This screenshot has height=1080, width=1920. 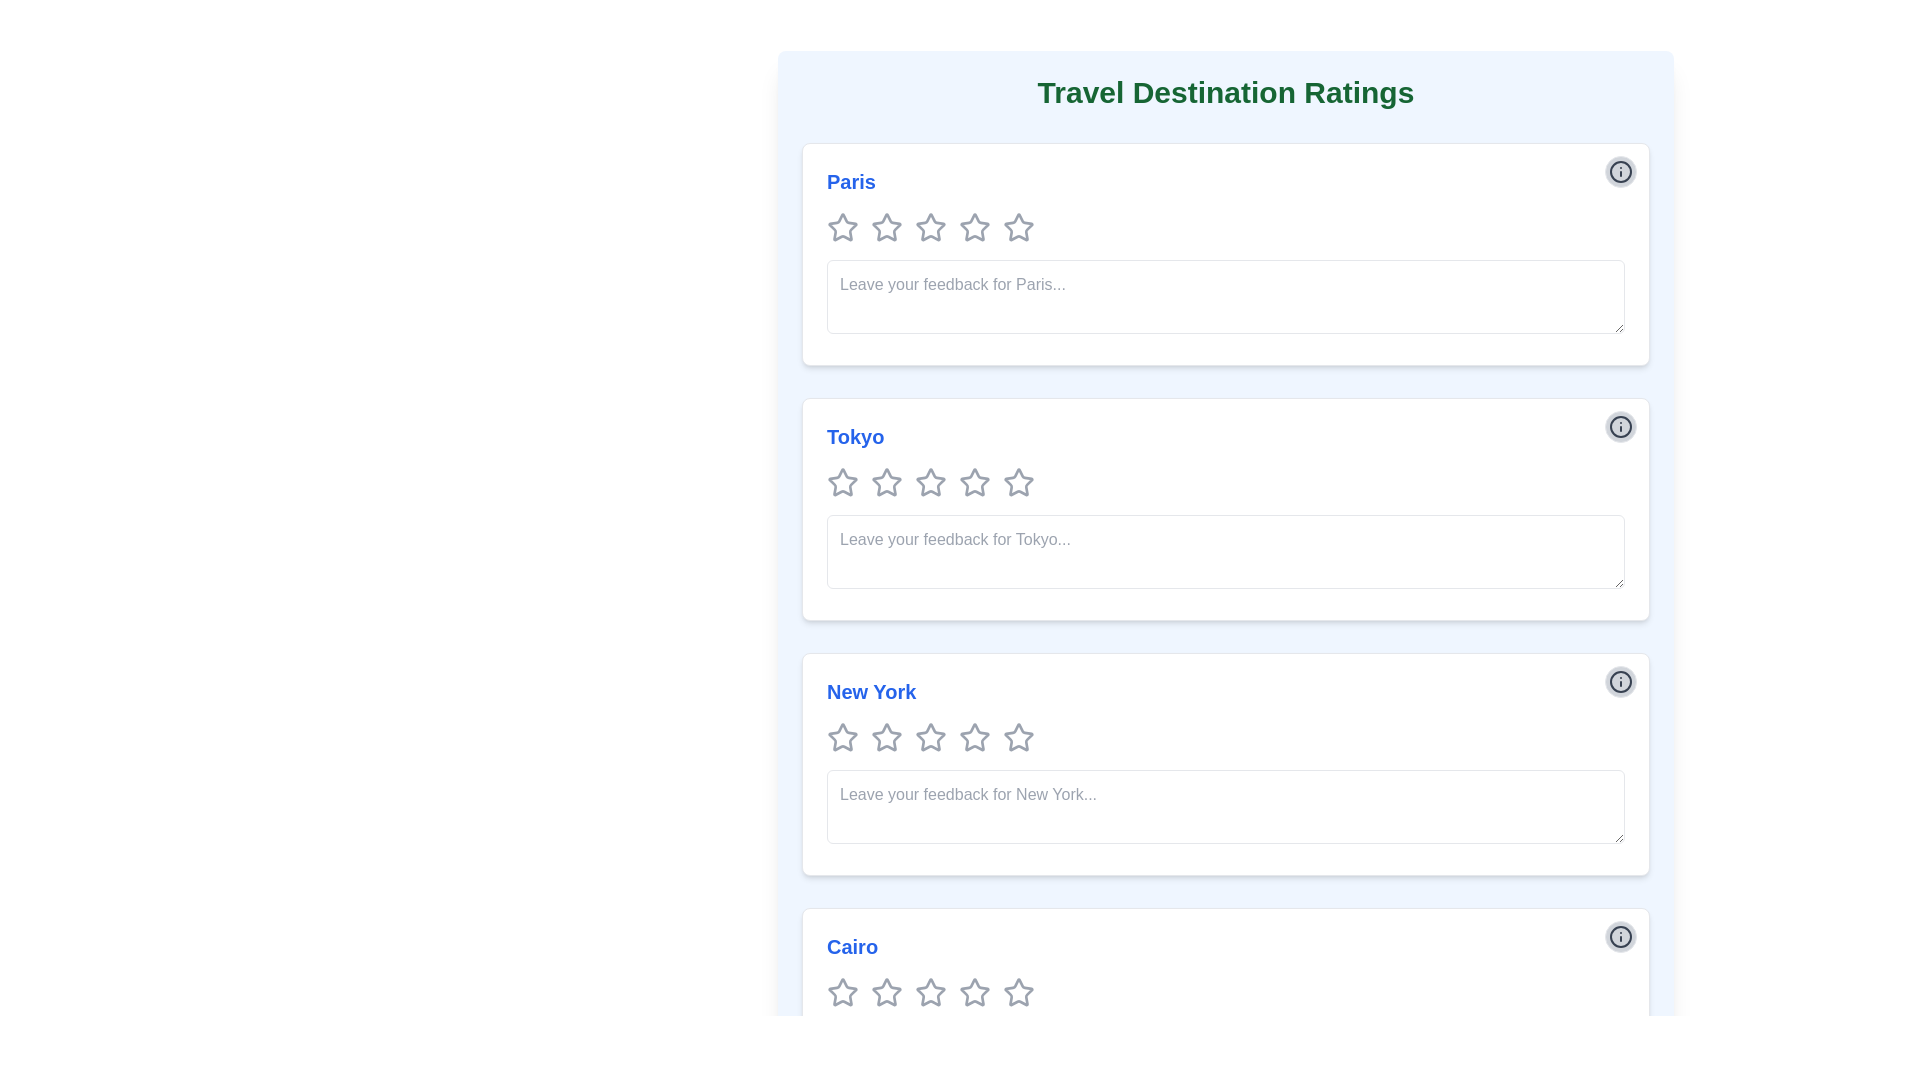 What do you see at coordinates (930, 226) in the screenshot?
I see `keyboard navigation` at bounding box center [930, 226].